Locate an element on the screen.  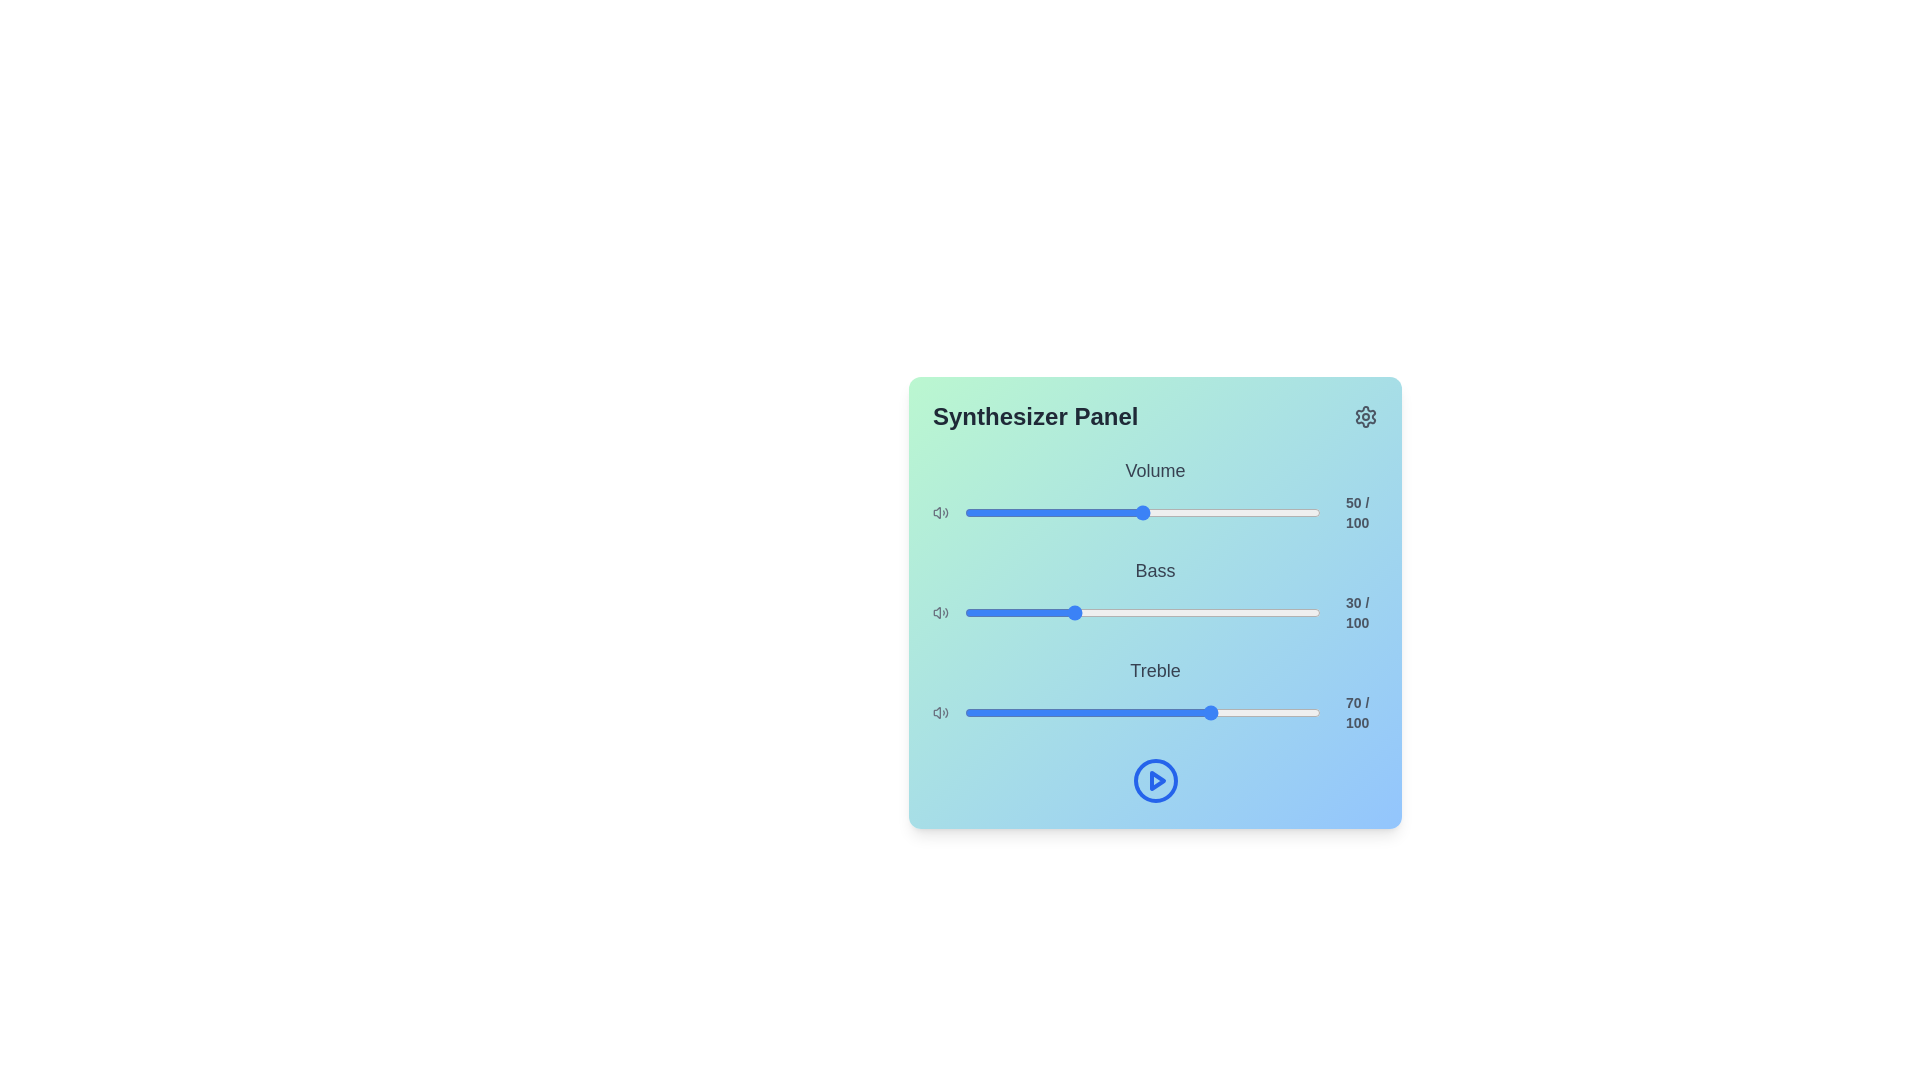
the volume slider to set the sound level to 66% is located at coordinates (1200, 512).